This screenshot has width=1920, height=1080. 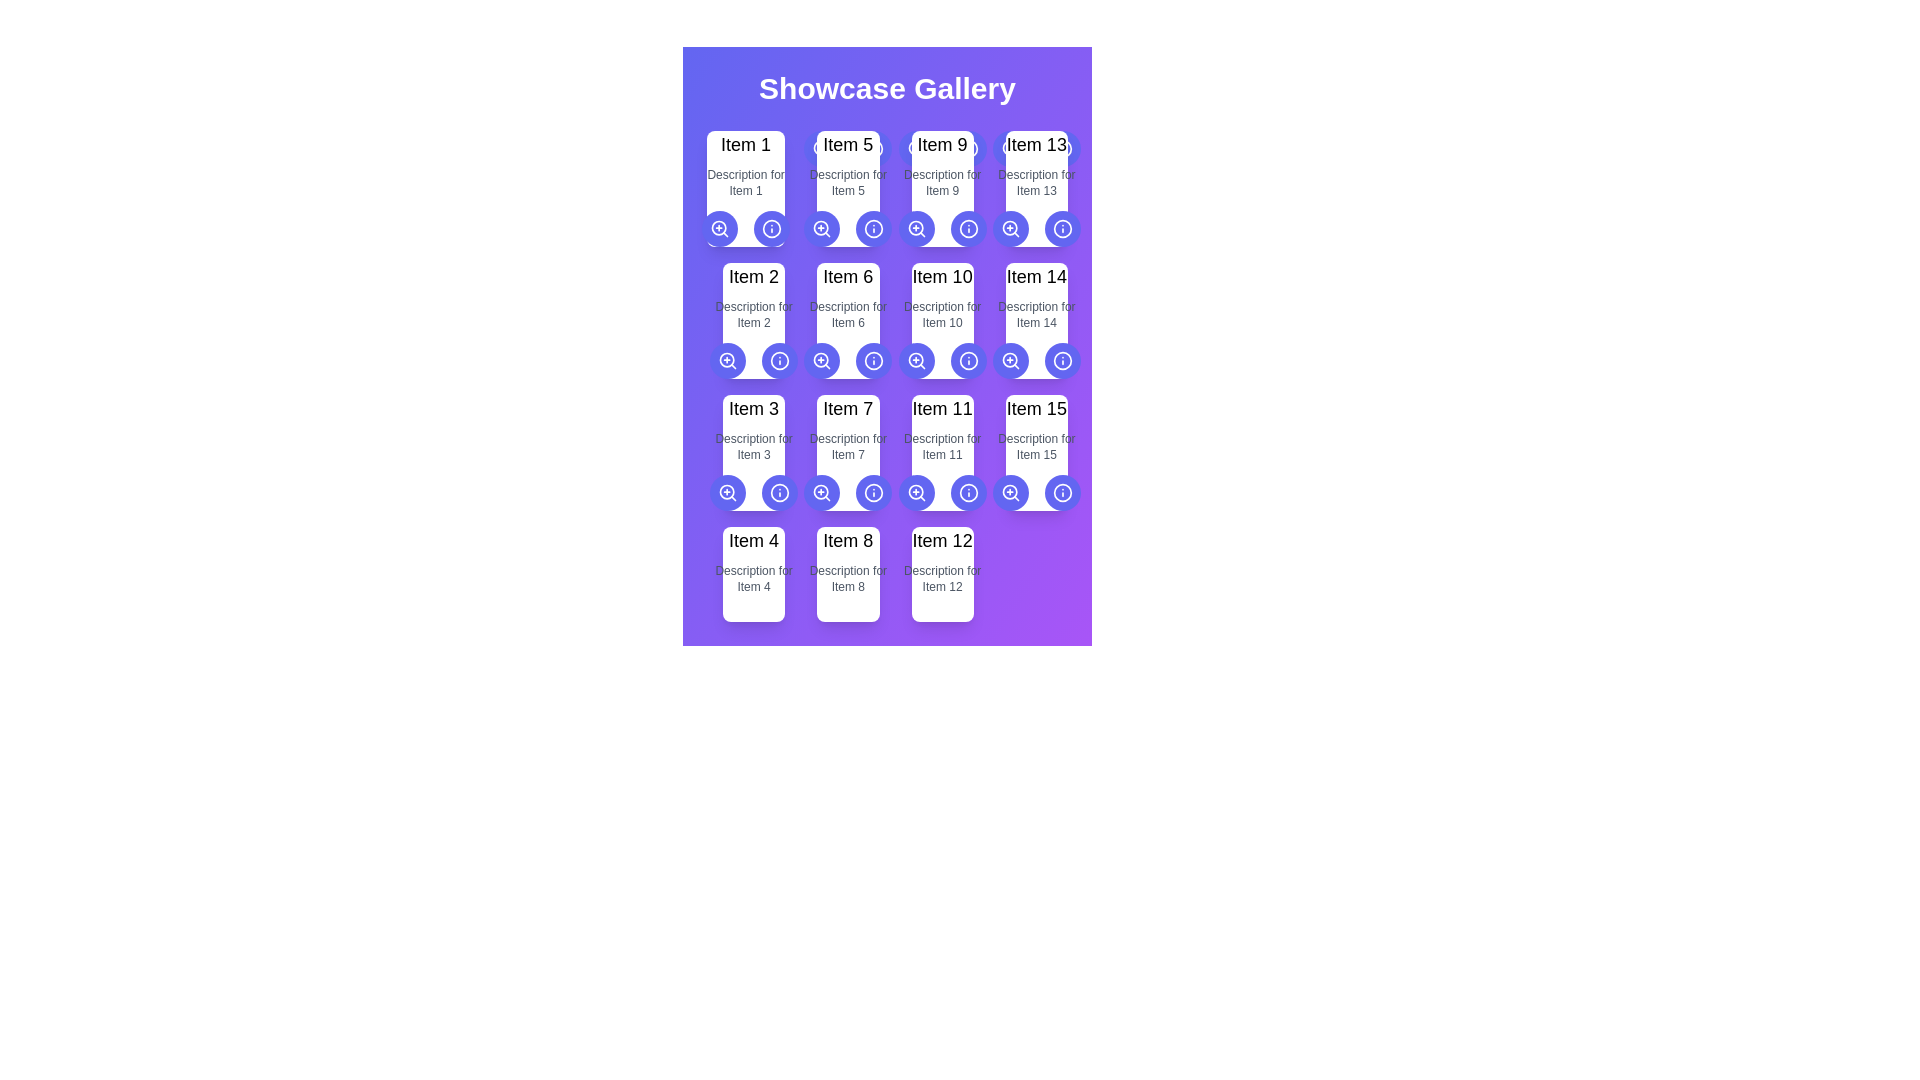 I want to click on the Icon button located in the fourth row and third column of the grid layout adjacent to 'Item 11', so click(x=968, y=361).